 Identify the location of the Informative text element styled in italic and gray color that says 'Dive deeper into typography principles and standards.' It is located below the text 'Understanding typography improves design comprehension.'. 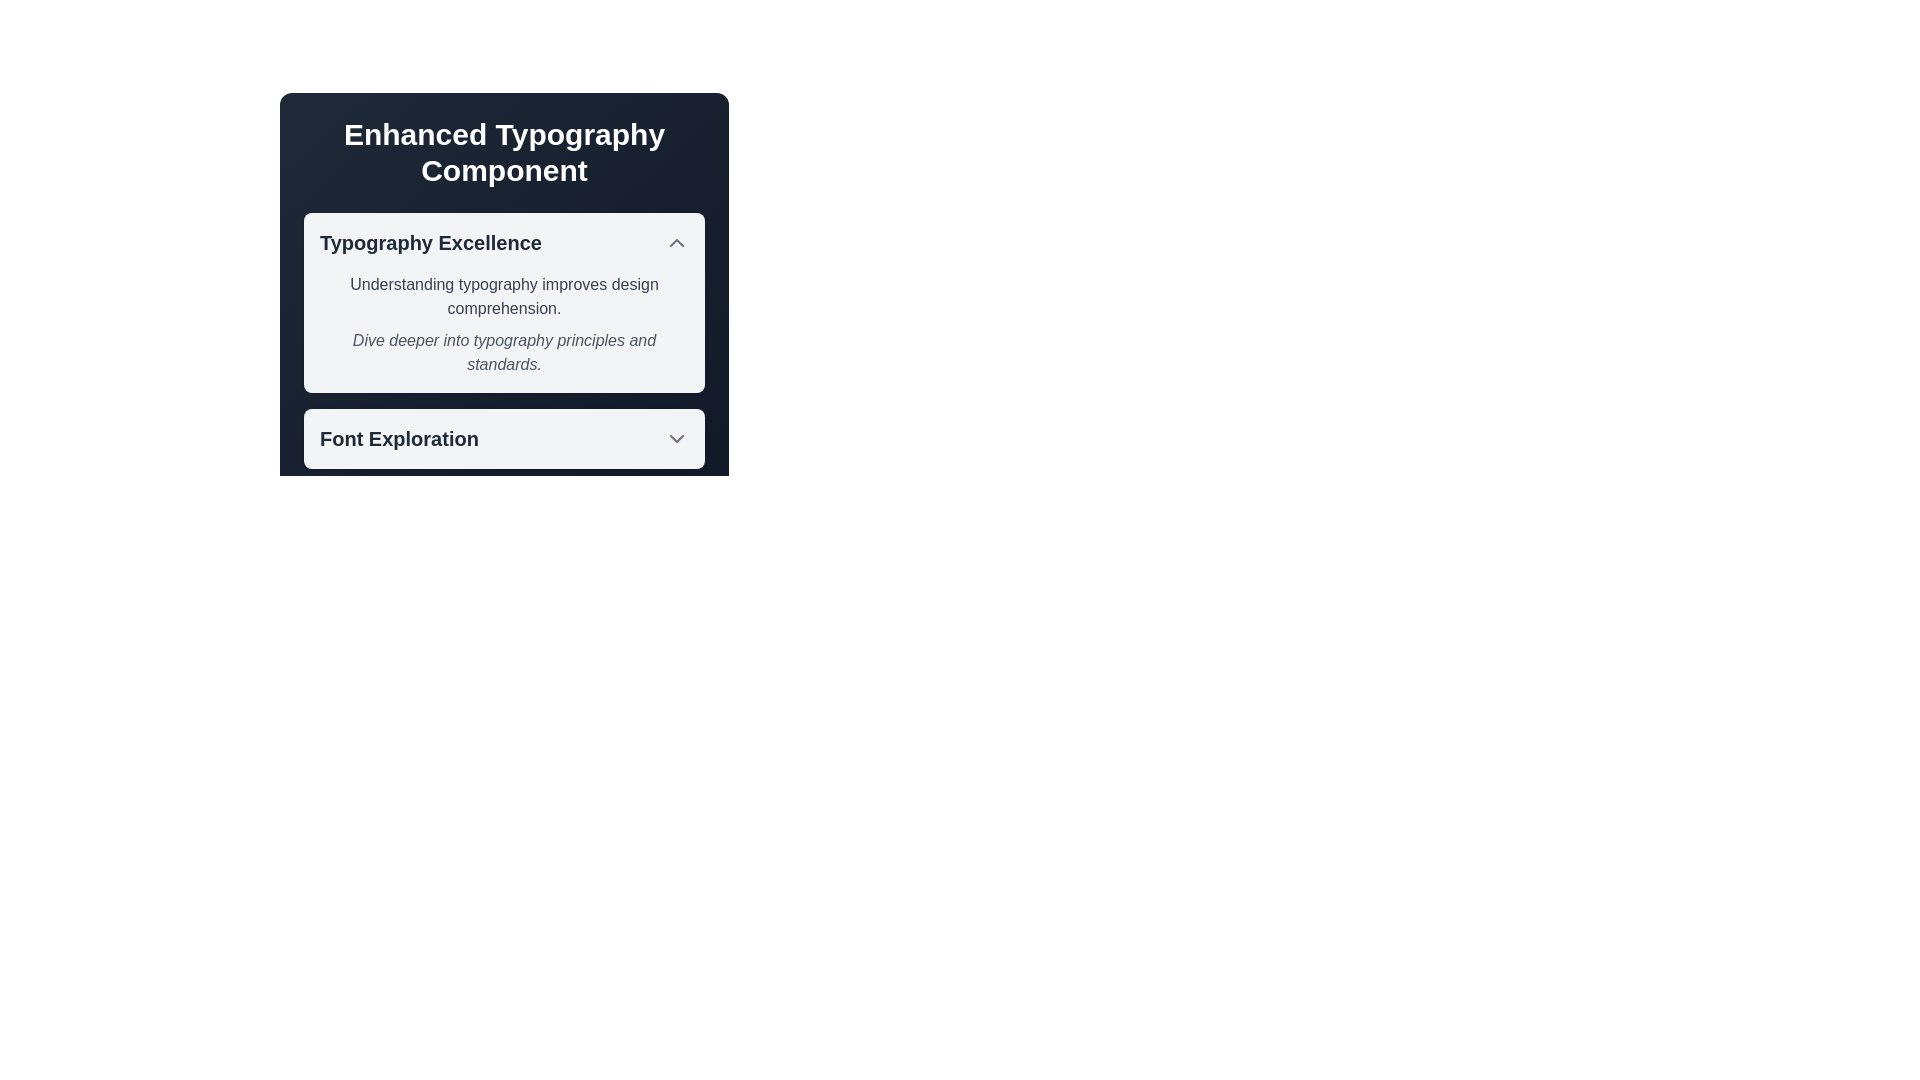
(504, 352).